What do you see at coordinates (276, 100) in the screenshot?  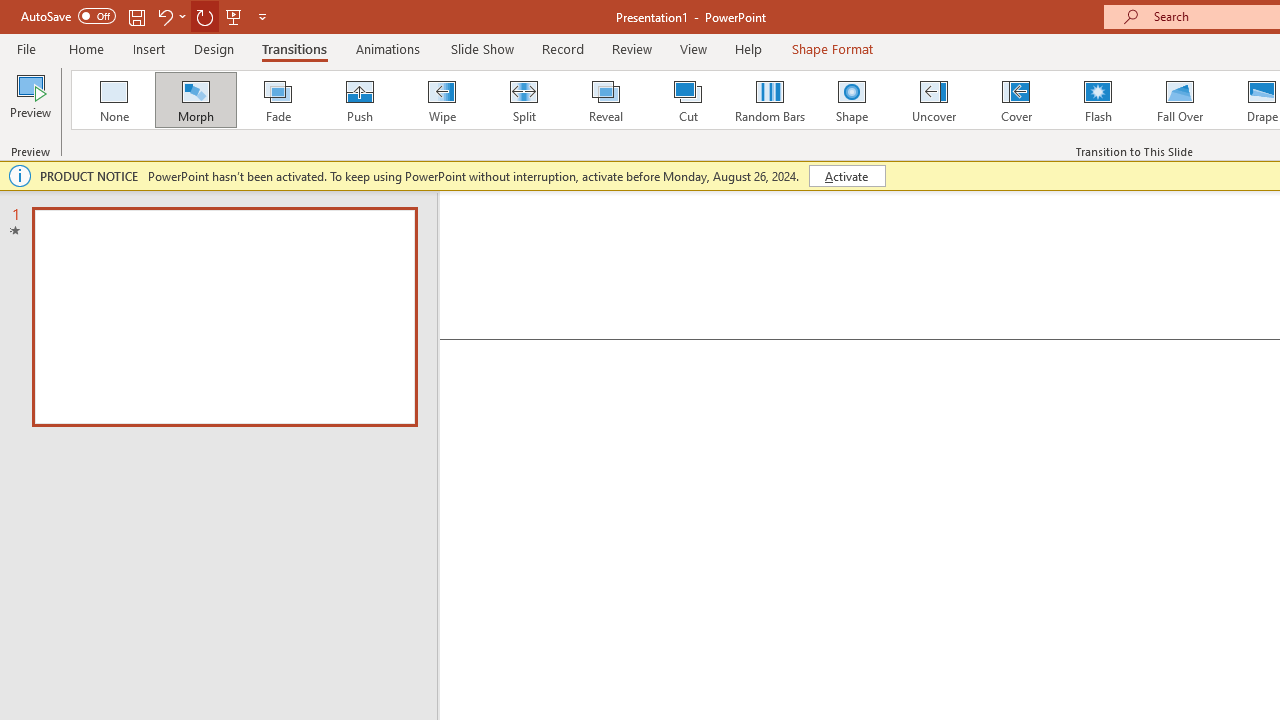 I see `'Fade'` at bounding box center [276, 100].